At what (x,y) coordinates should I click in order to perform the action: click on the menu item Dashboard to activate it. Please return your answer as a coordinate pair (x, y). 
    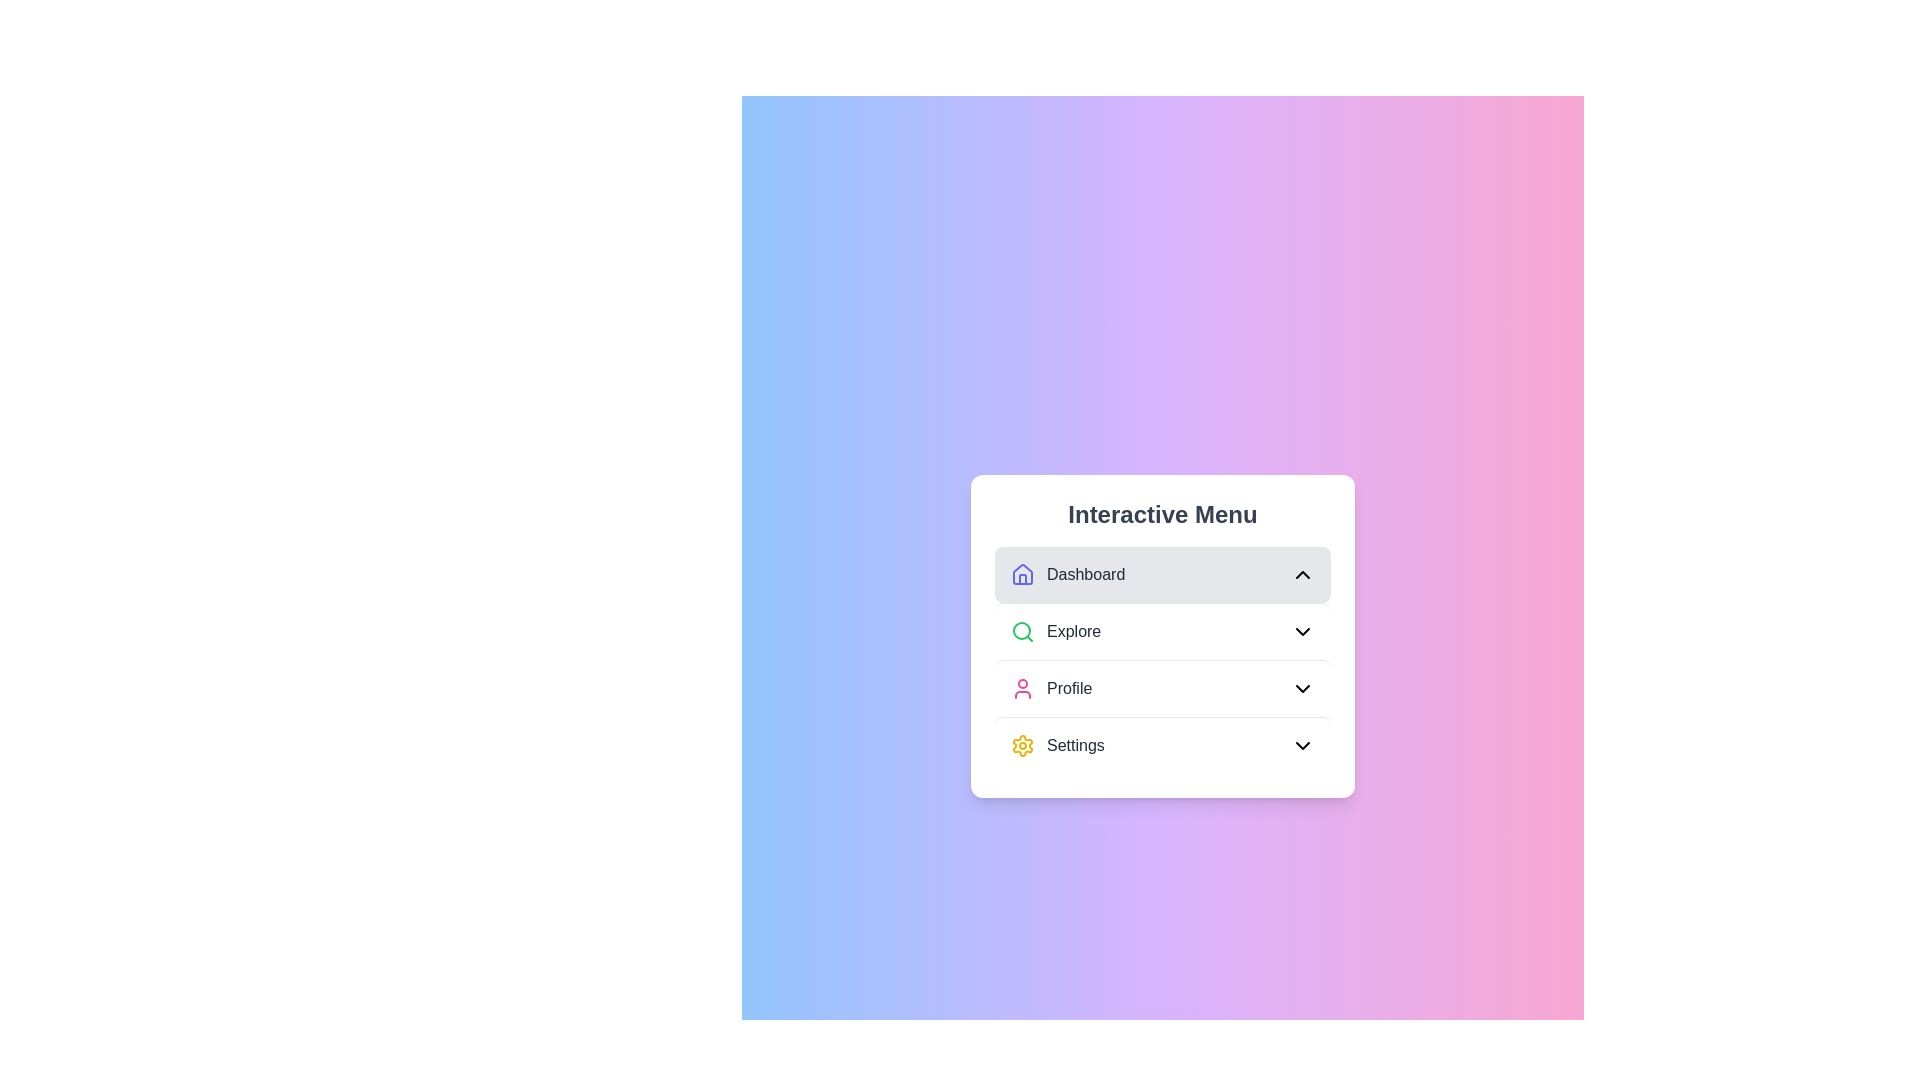
    Looking at the image, I should click on (1162, 574).